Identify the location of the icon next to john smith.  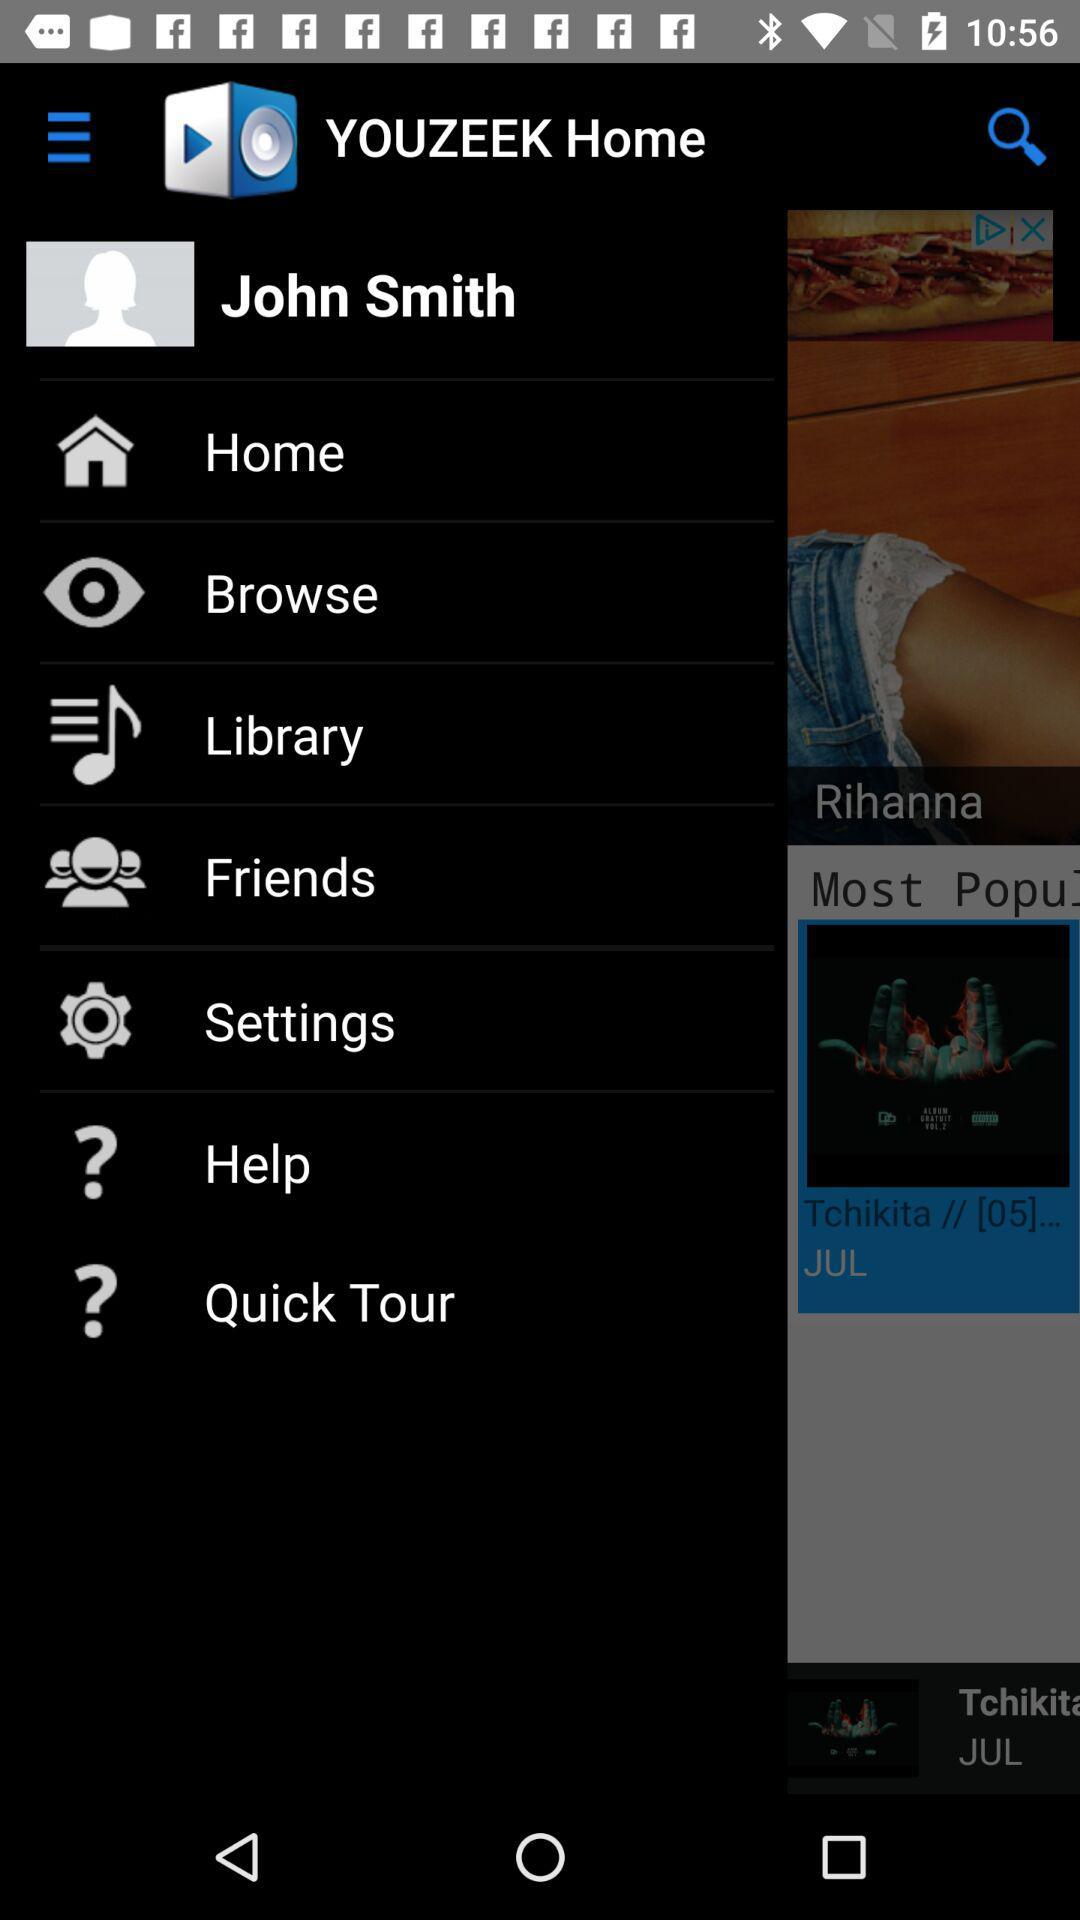
(1017, 135).